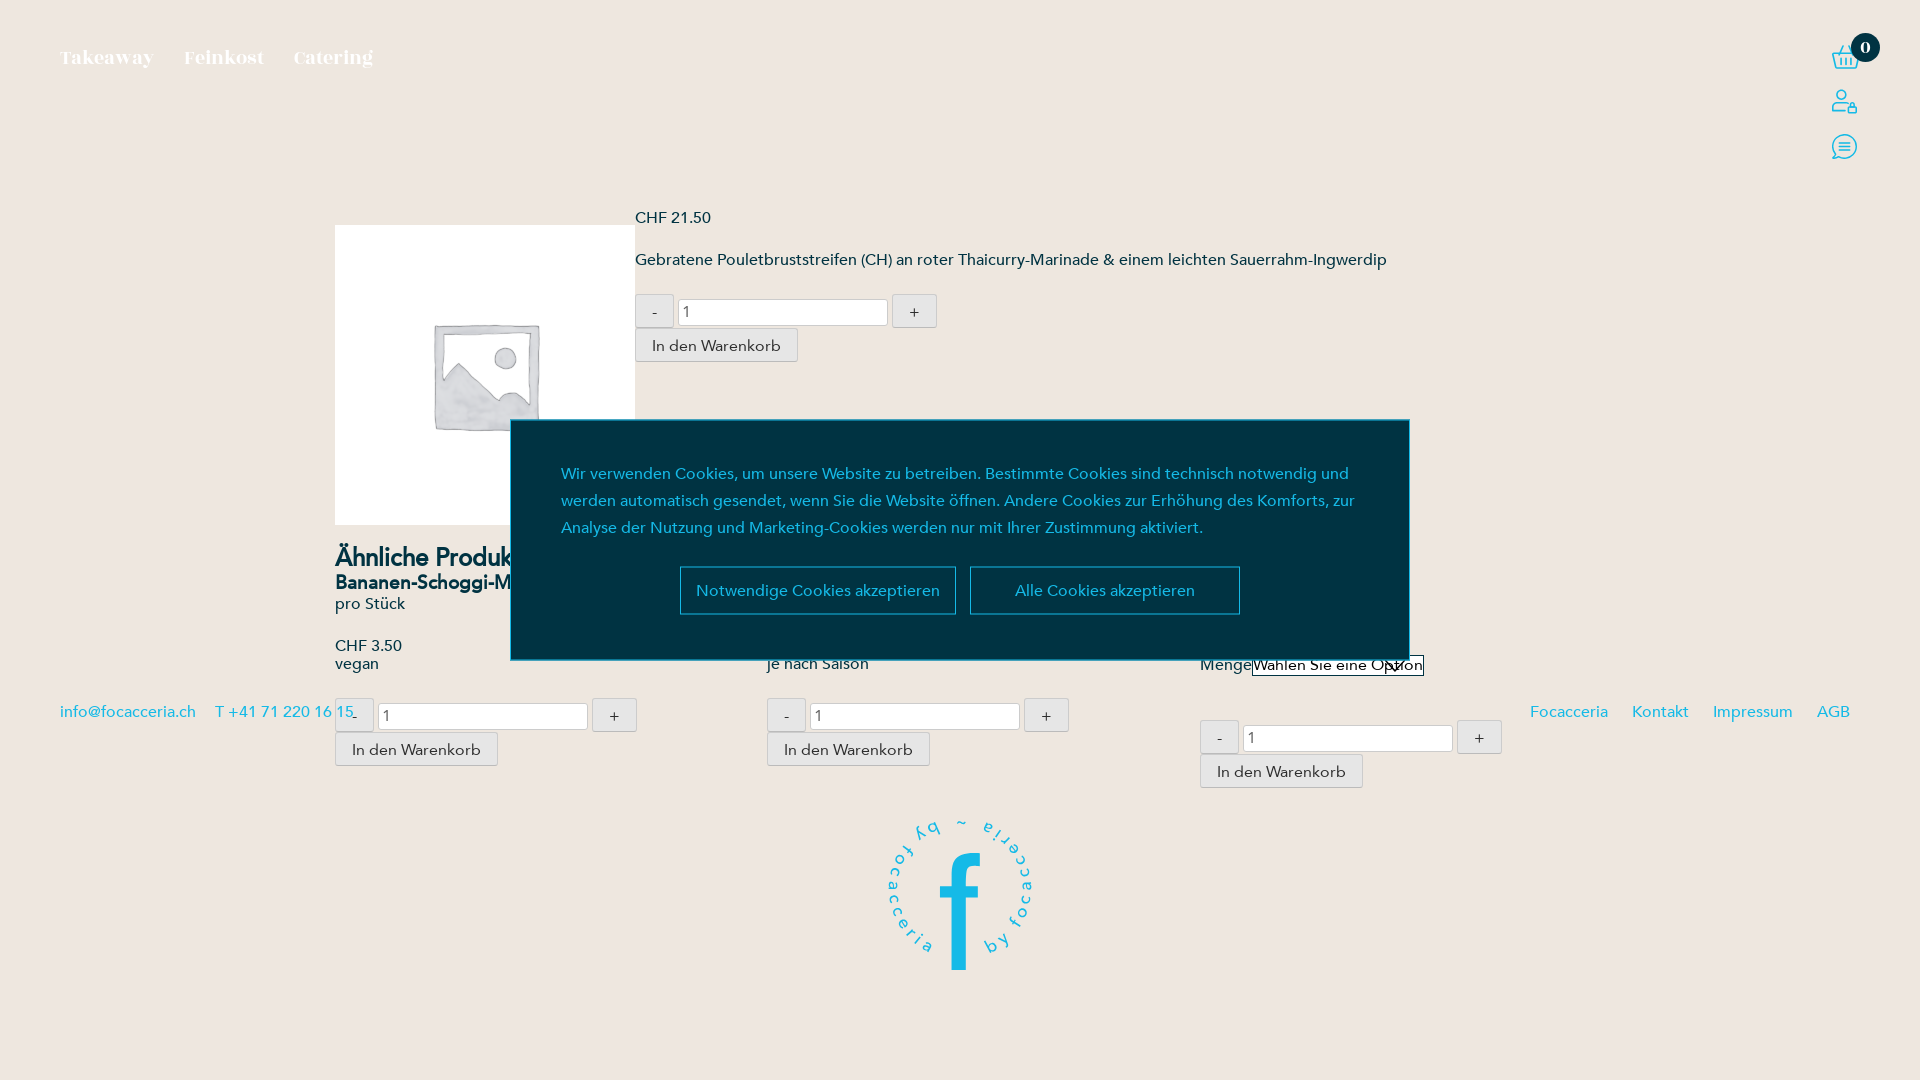 The width and height of the screenshot is (1920, 1080). I want to click on 'Alle Cookies akzeptieren', so click(1103, 589).